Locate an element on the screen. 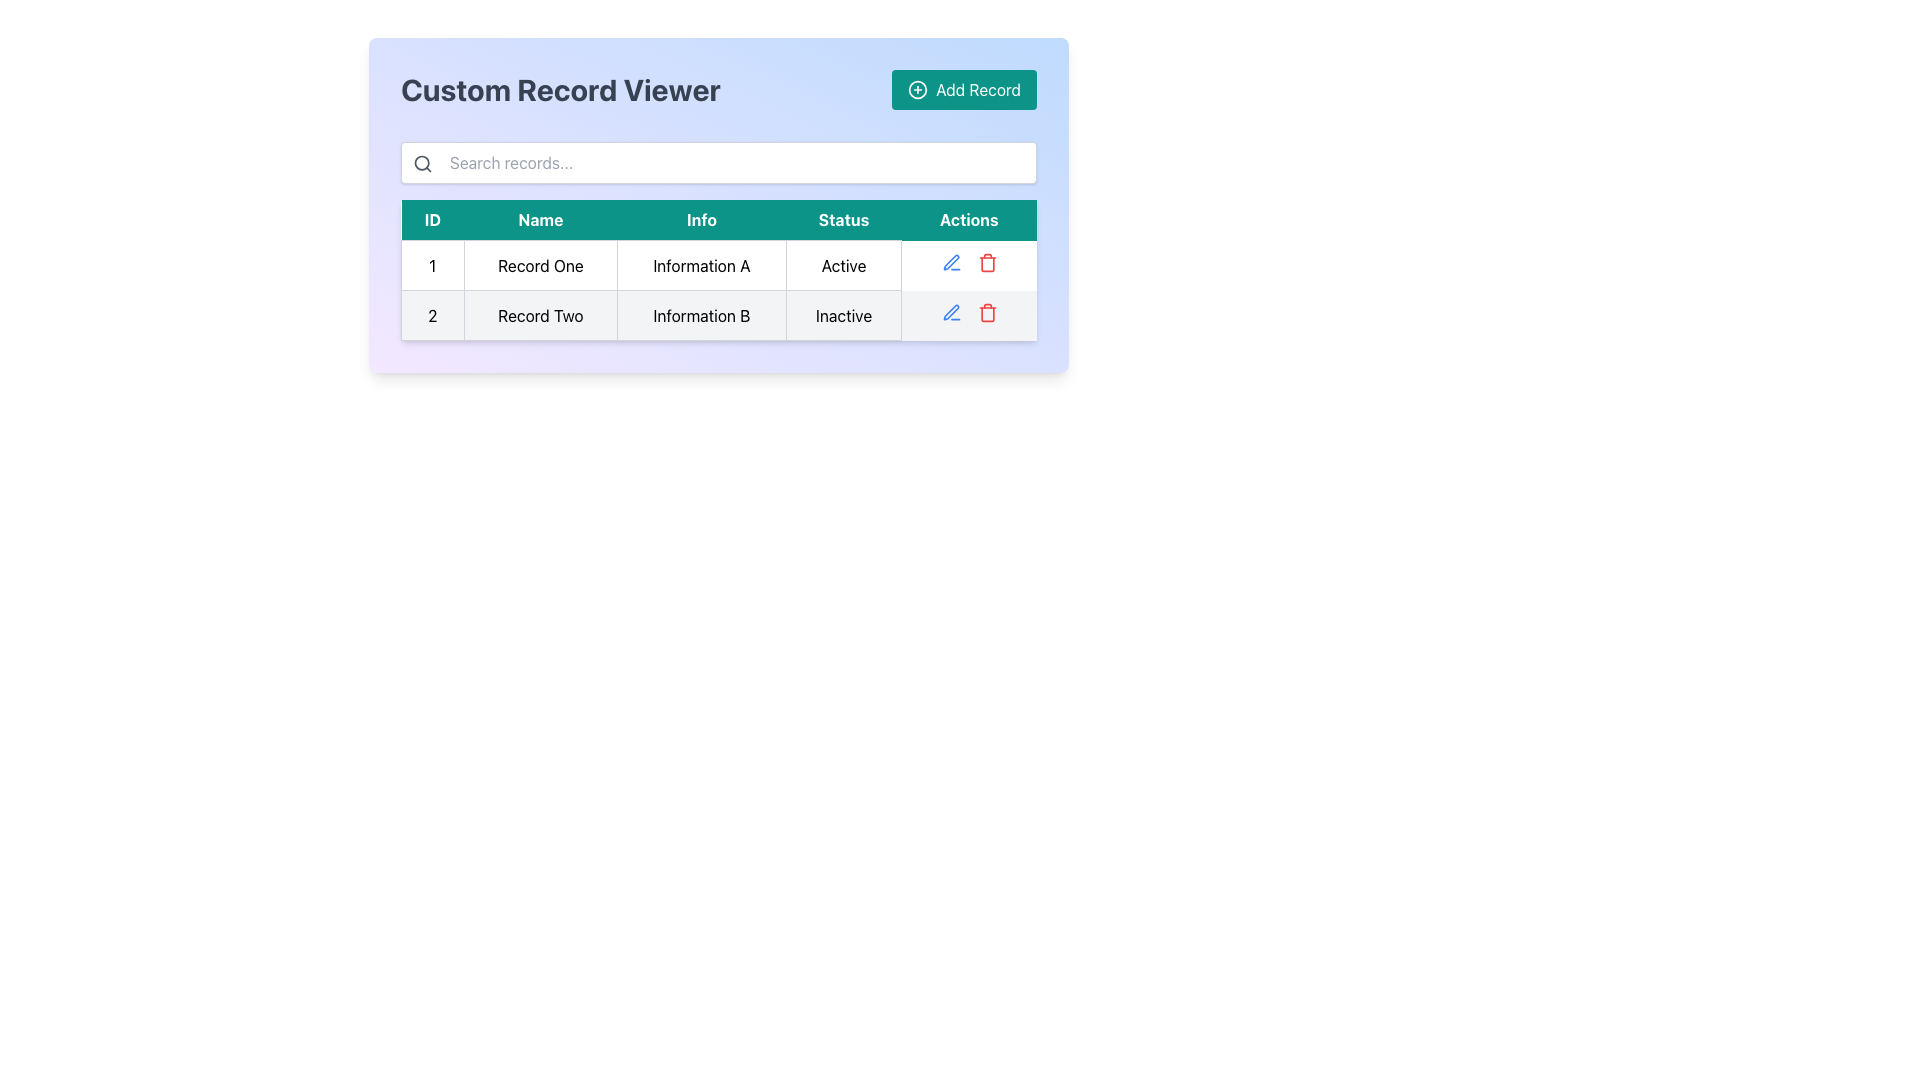 The image size is (1920, 1080). the text cell labeled 'Information A' in the 'Info' column of the data table, located in the third column of the first row is located at coordinates (701, 264).